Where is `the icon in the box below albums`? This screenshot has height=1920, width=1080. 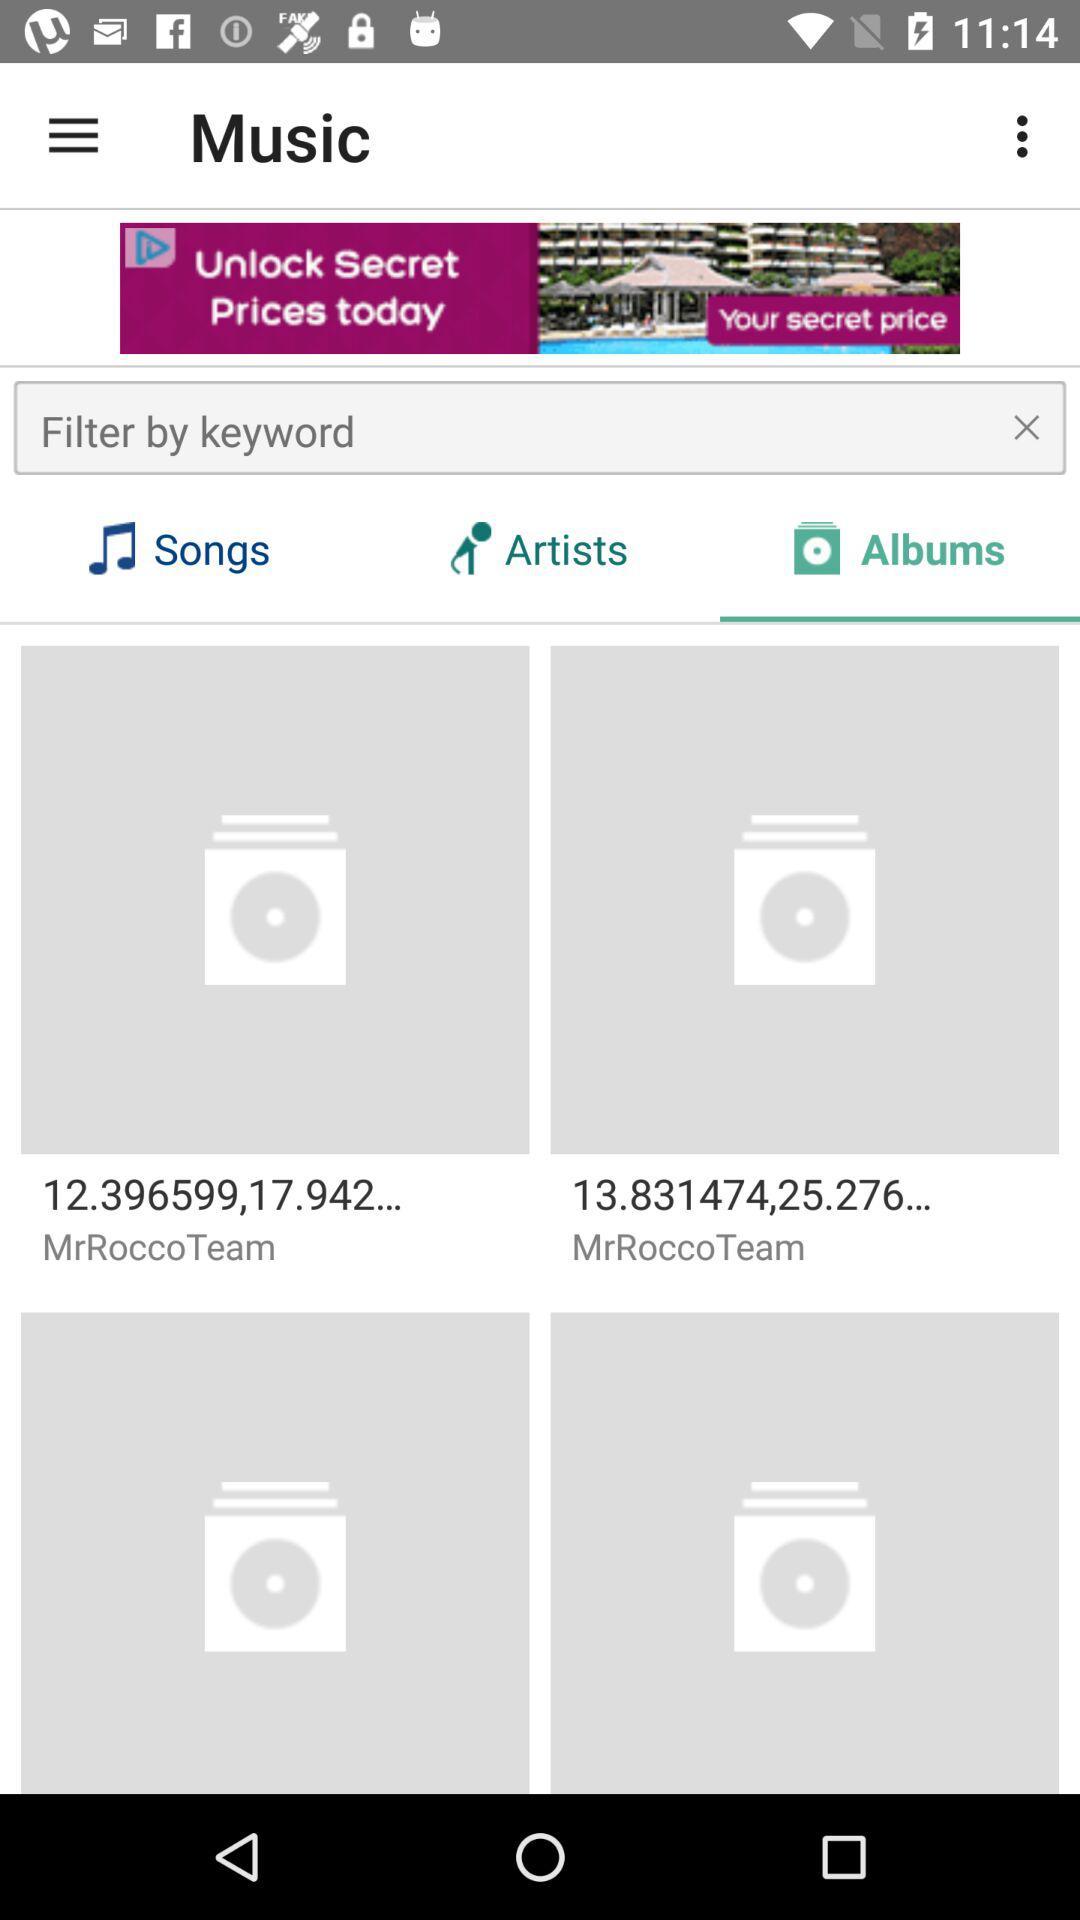 the icon in the box below albums is located at coordinates (804, 898).